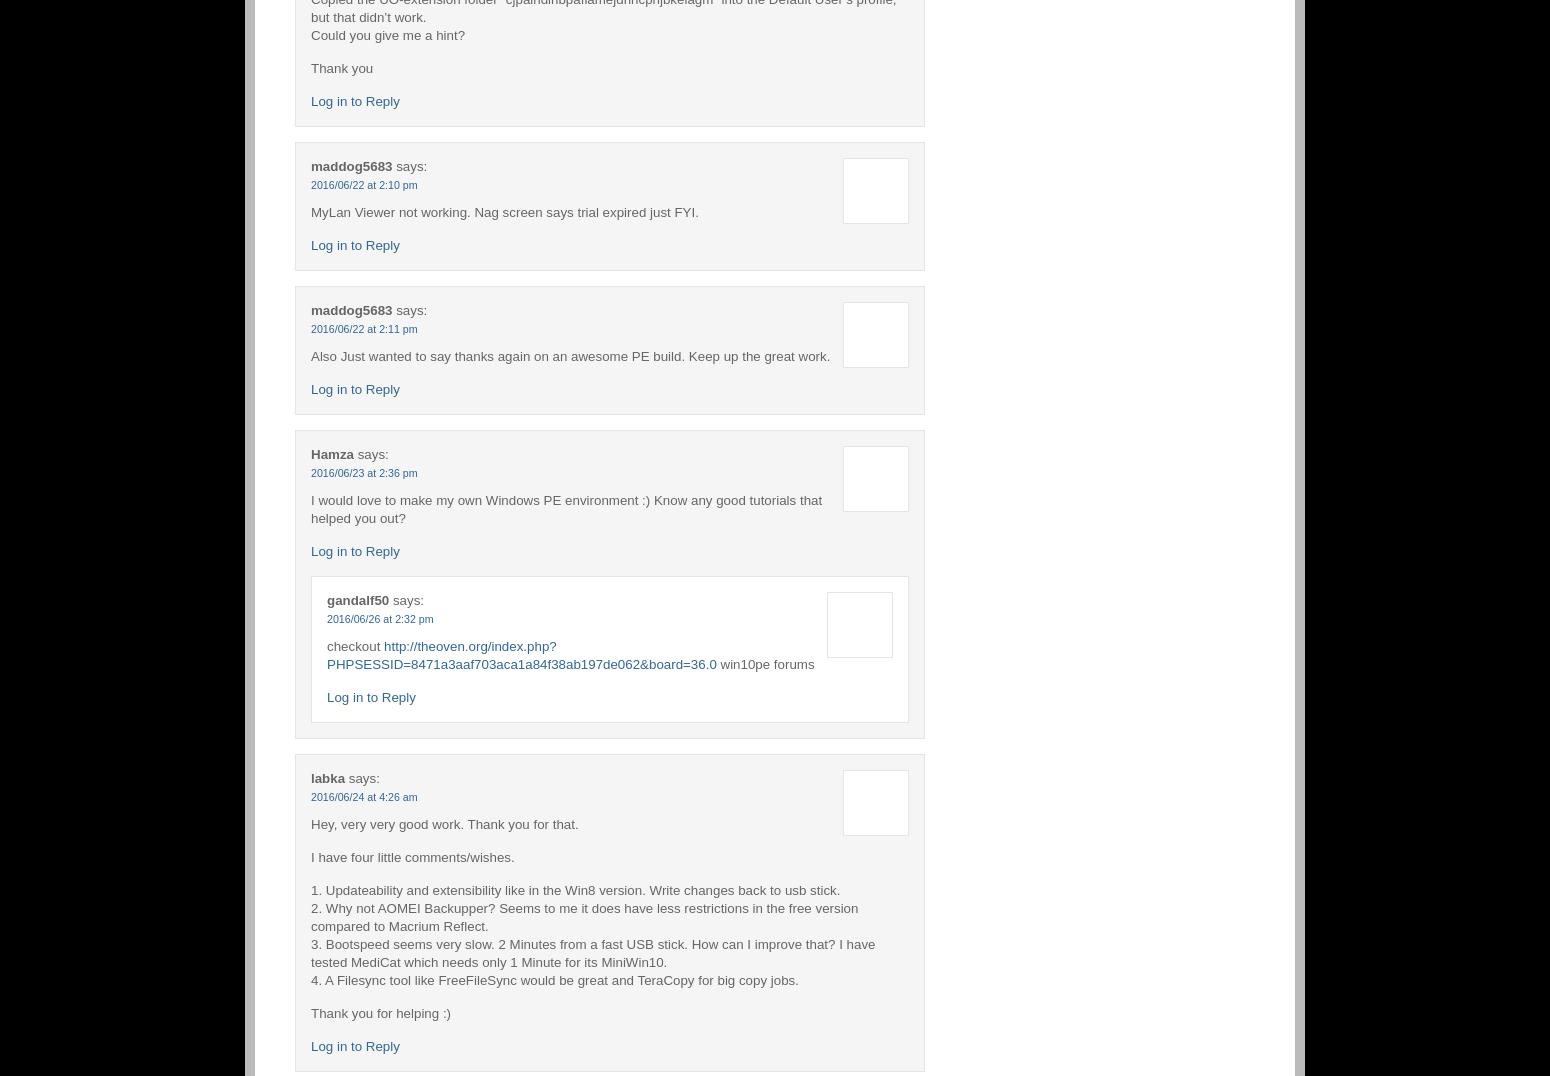 Image resolution: width=1550 pixels, height=1076 pixels. I want to click on '2016/06/23 at 2:36 pm', so click(362, 471).